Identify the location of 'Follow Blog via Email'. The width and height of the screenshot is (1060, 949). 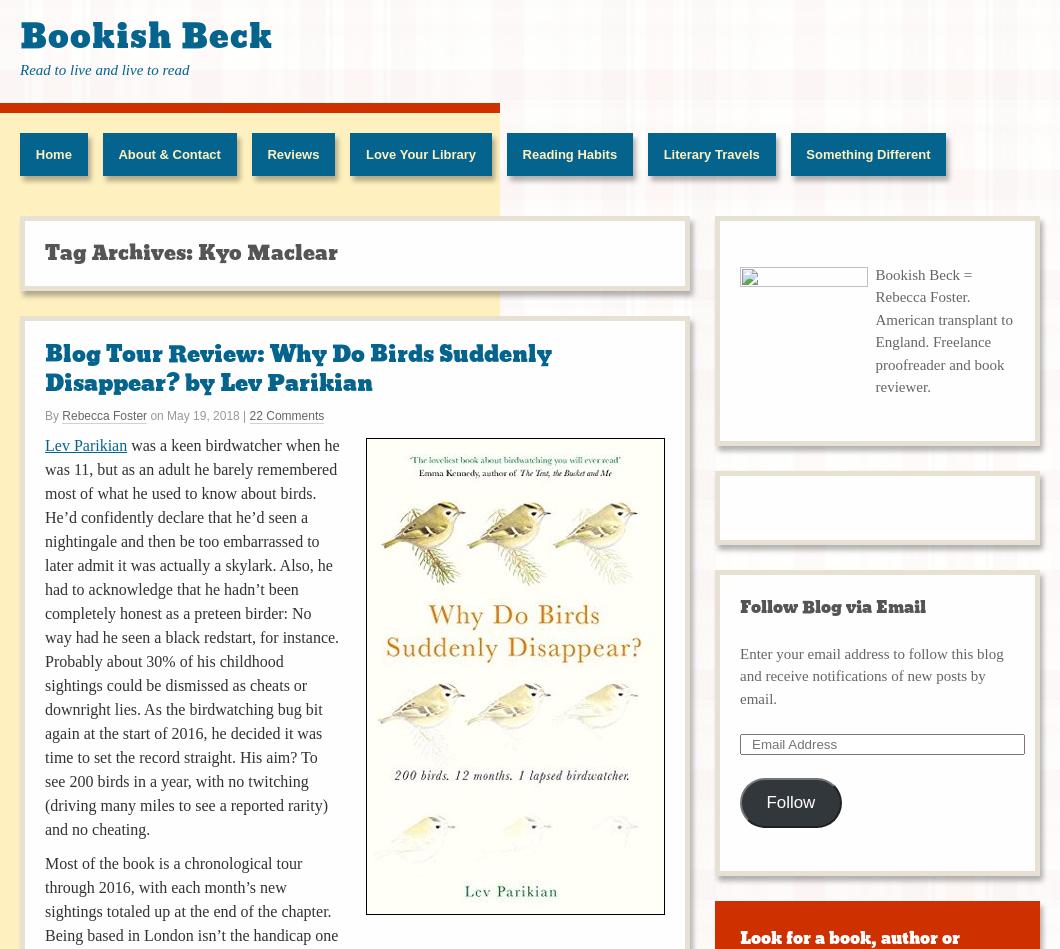
(832, 606).